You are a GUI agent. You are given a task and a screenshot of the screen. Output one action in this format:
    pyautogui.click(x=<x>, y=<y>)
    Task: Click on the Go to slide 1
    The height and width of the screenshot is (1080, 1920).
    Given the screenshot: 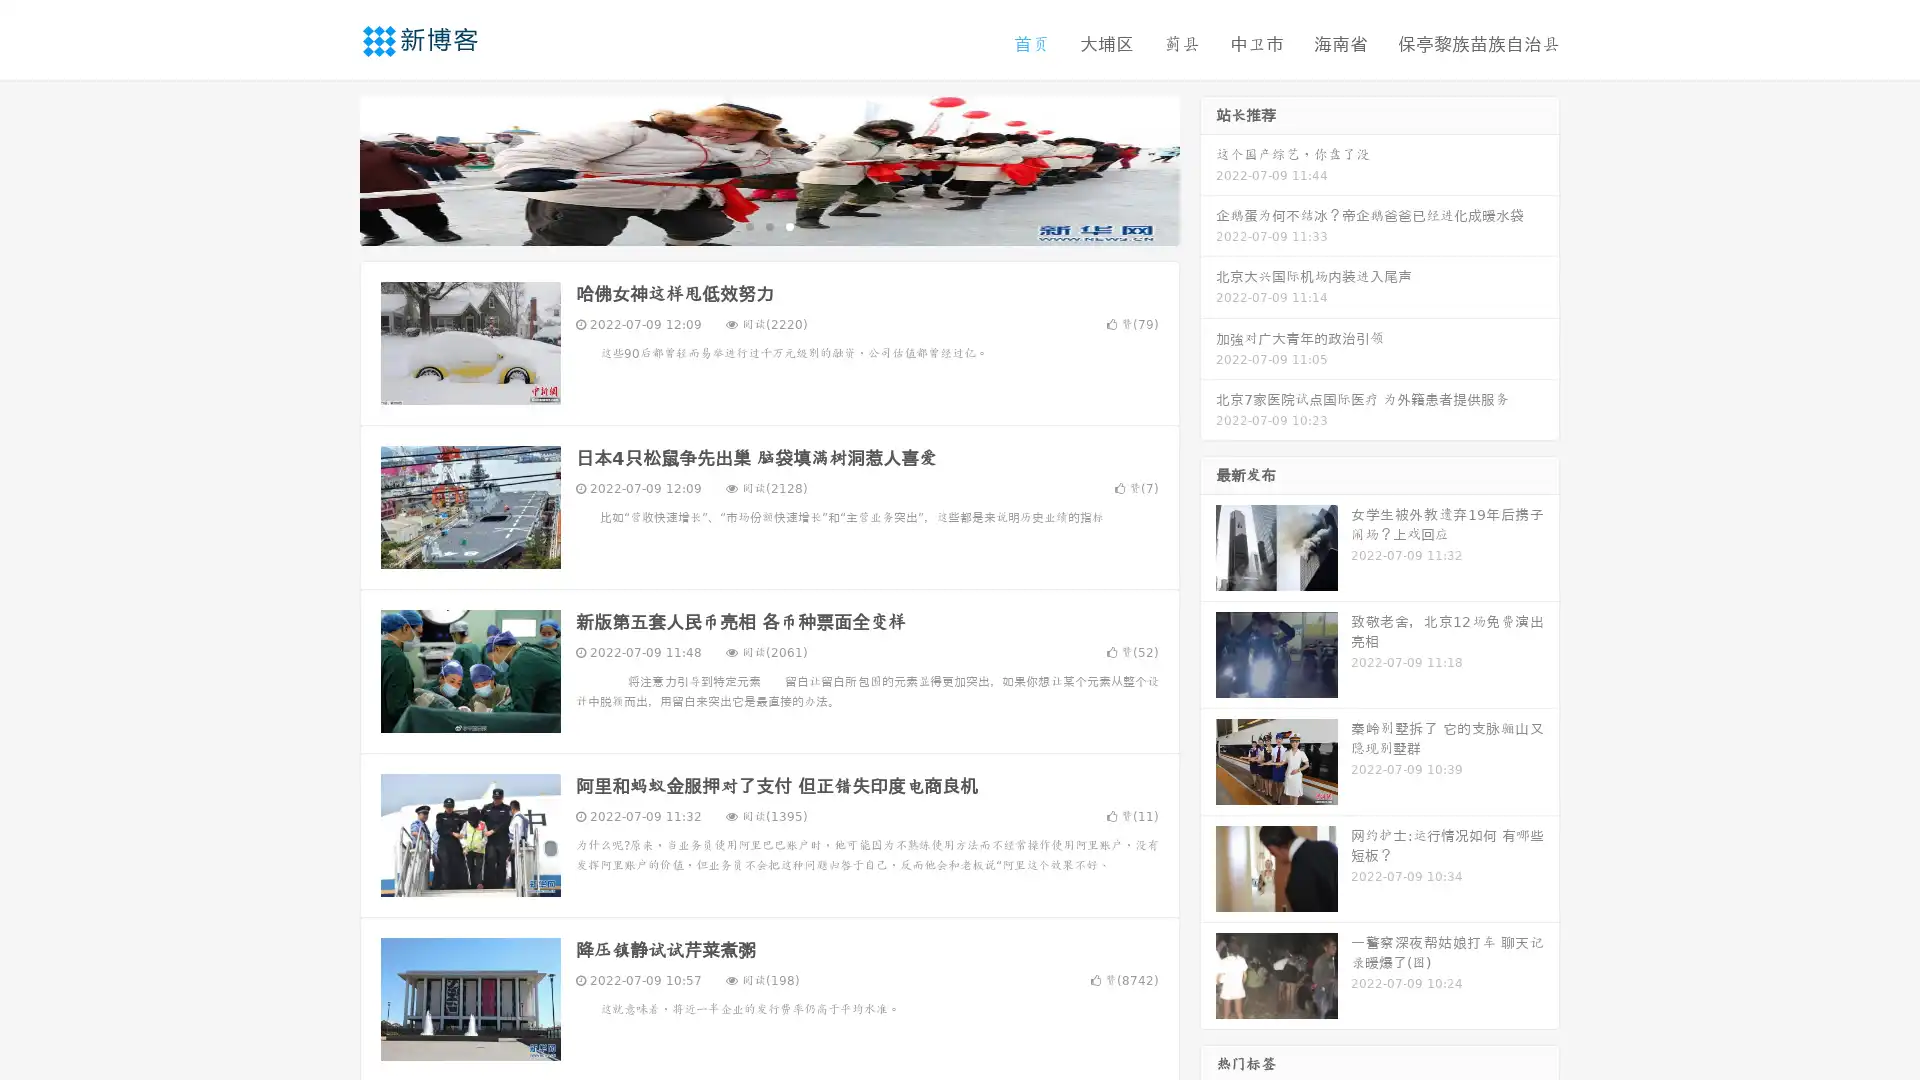 What is the action you would take?
    pyautogui.click(x=748, y=225)
    